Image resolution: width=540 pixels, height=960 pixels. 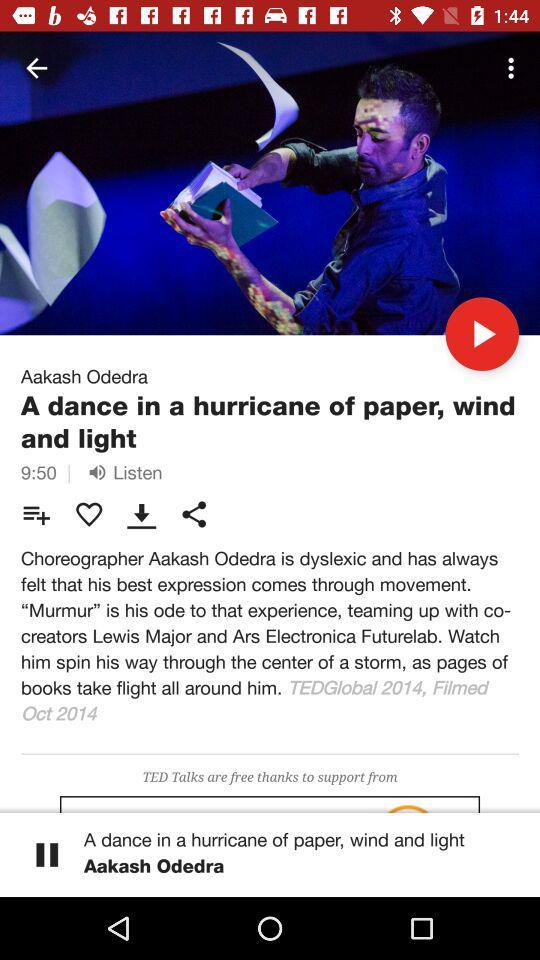 I want to click on the play icon, so click(x=481, y=334).